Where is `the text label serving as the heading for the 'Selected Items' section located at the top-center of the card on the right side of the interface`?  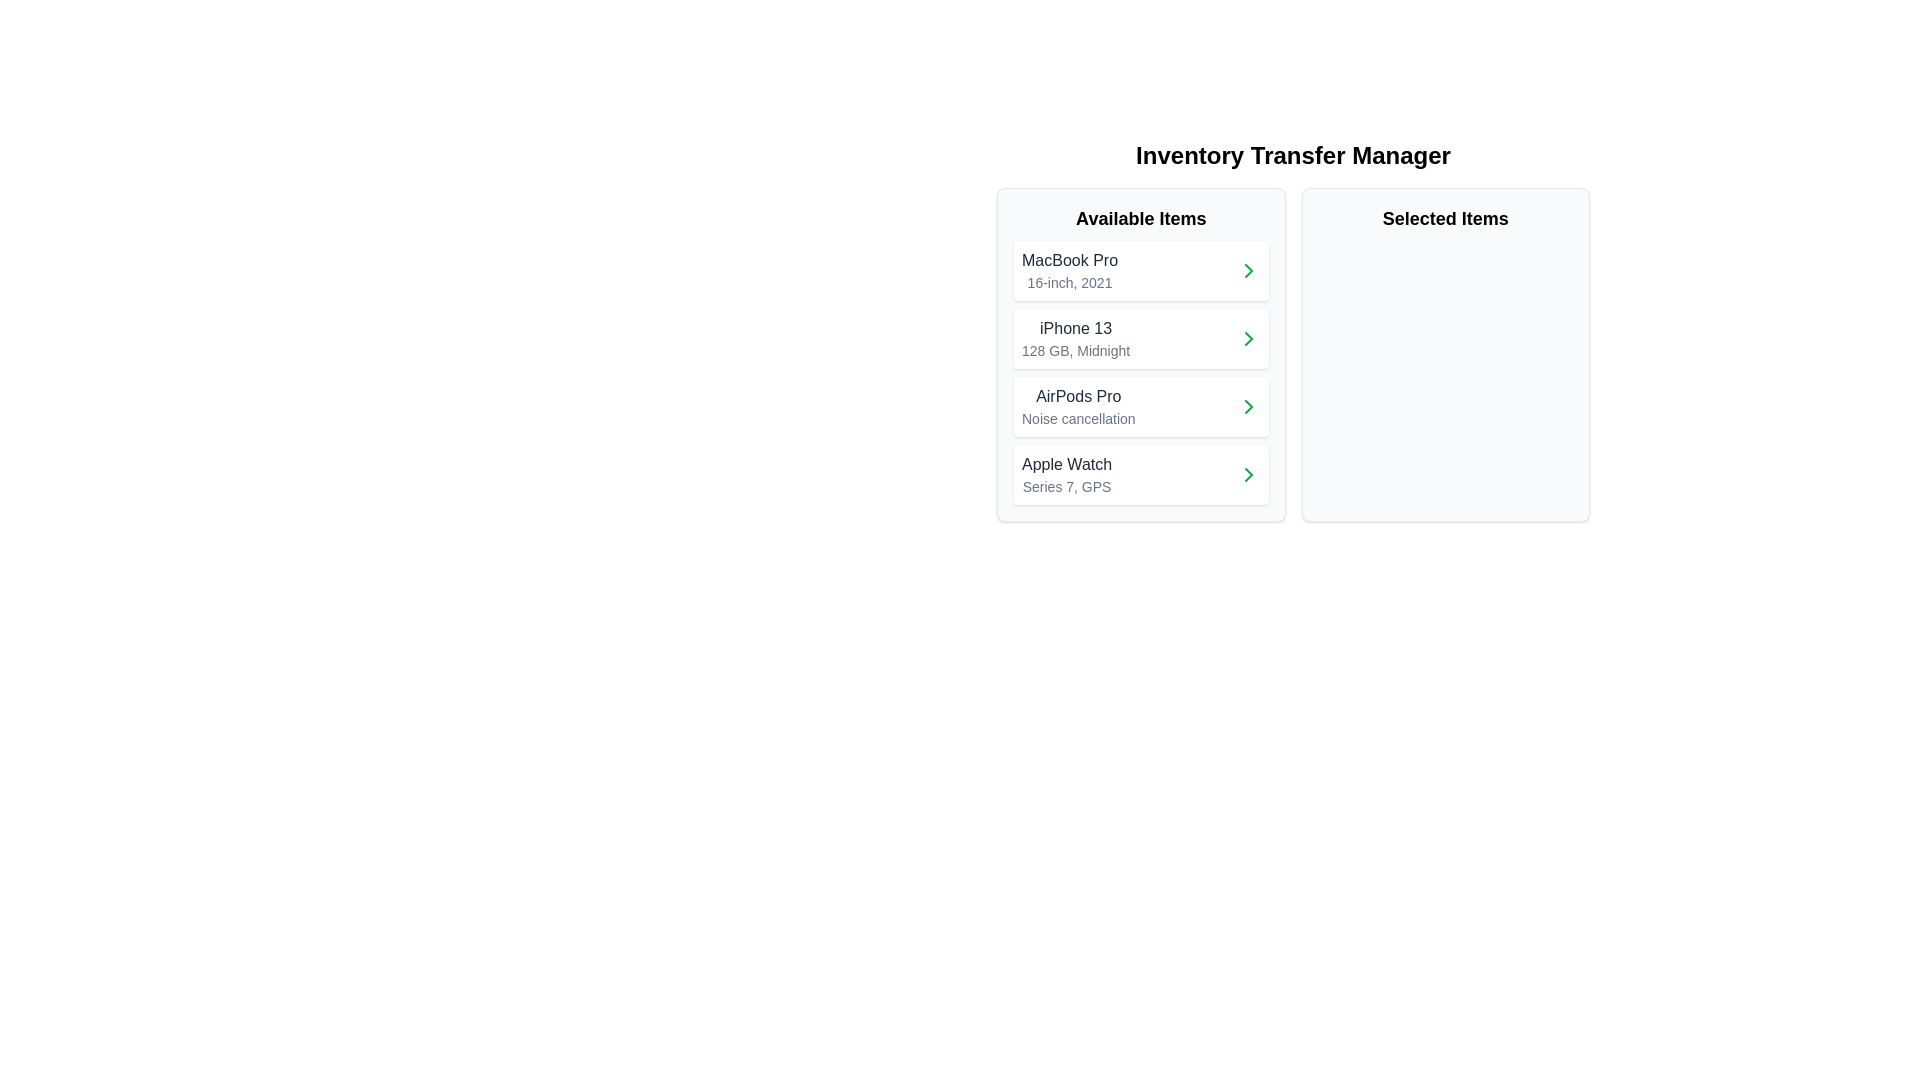
the text label serving as the heading for the 'Selected Items' section located at the top-center of the card on the right side of the interface is located at coordinates (1445, 219).